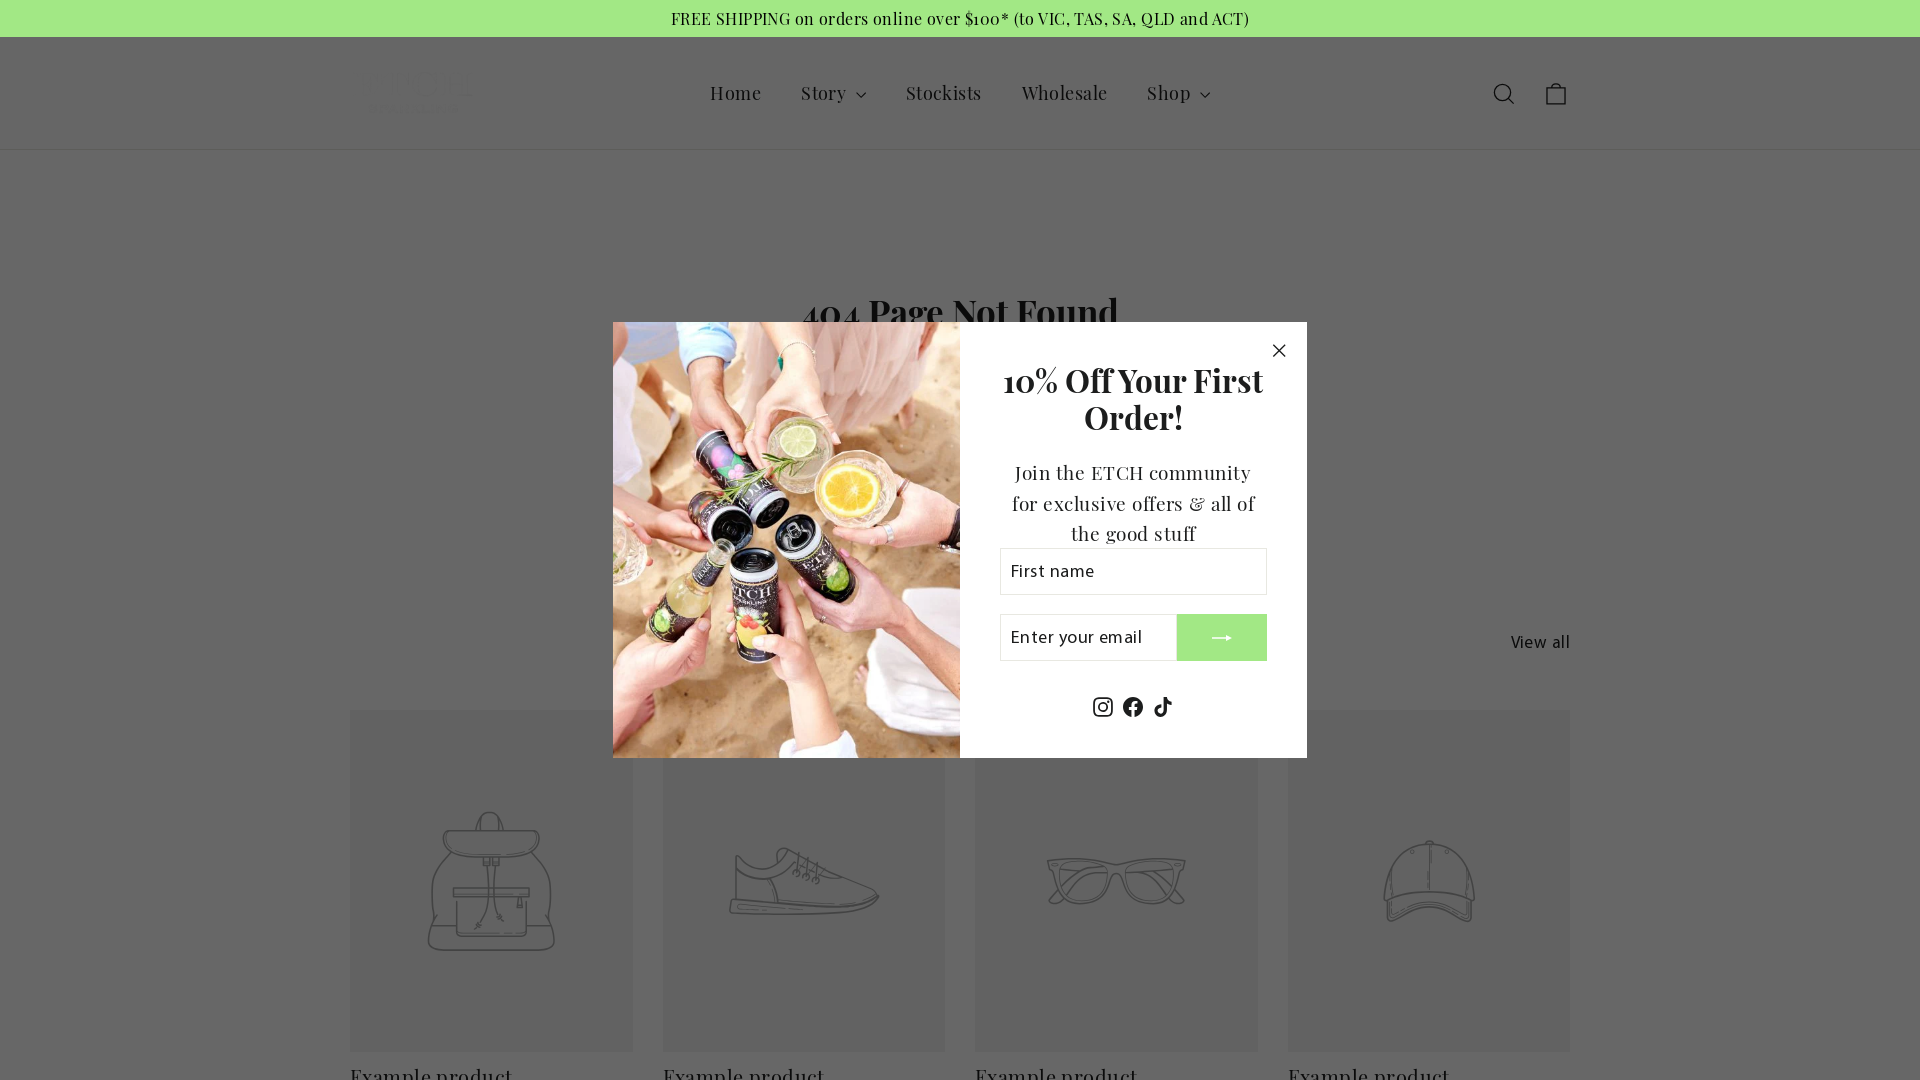 This screenshot has height=1080, width=1920. Describe the element at coordinates (1503, 92) in the screenshot. I see `'Search'` at that location.